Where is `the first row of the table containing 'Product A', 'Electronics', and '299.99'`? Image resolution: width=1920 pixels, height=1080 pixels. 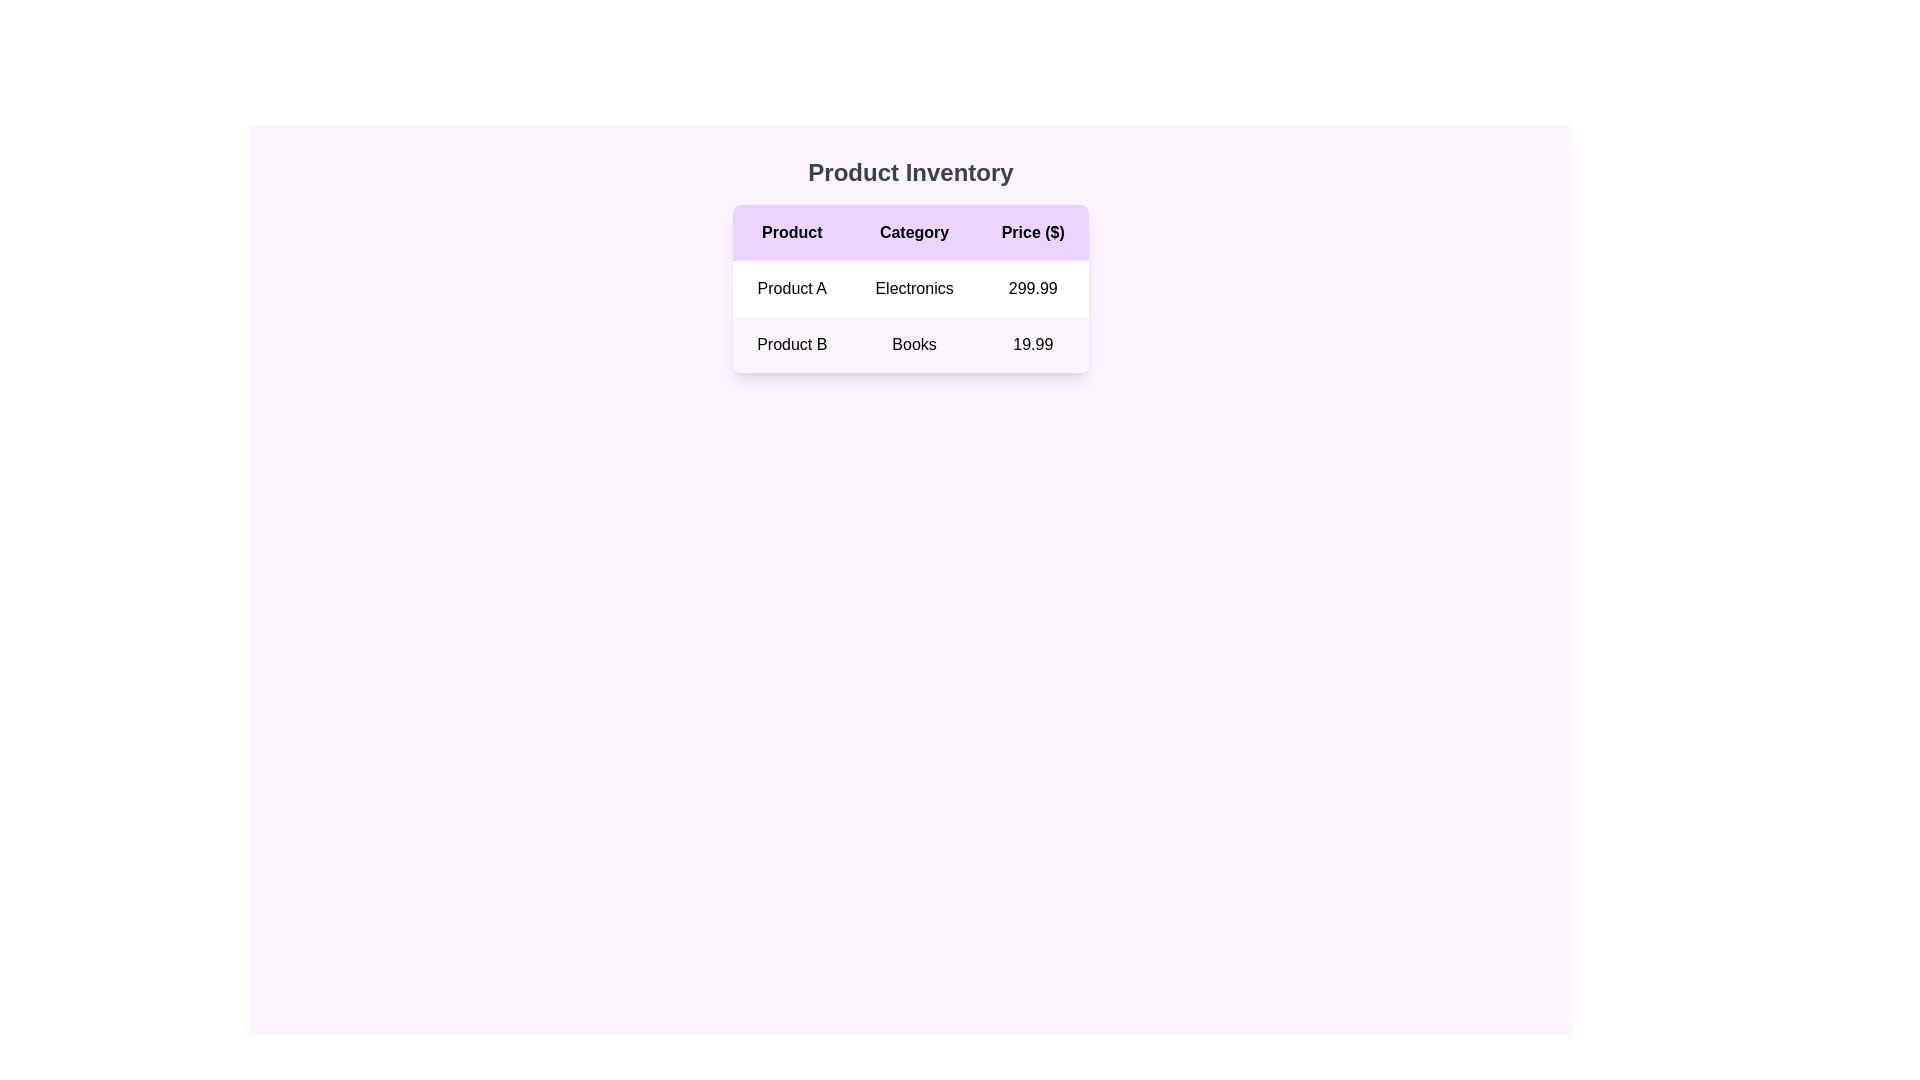
the first row of the table containing 'Product A', 'Electronics', and '299.99' is located at coordinates (910, 289).